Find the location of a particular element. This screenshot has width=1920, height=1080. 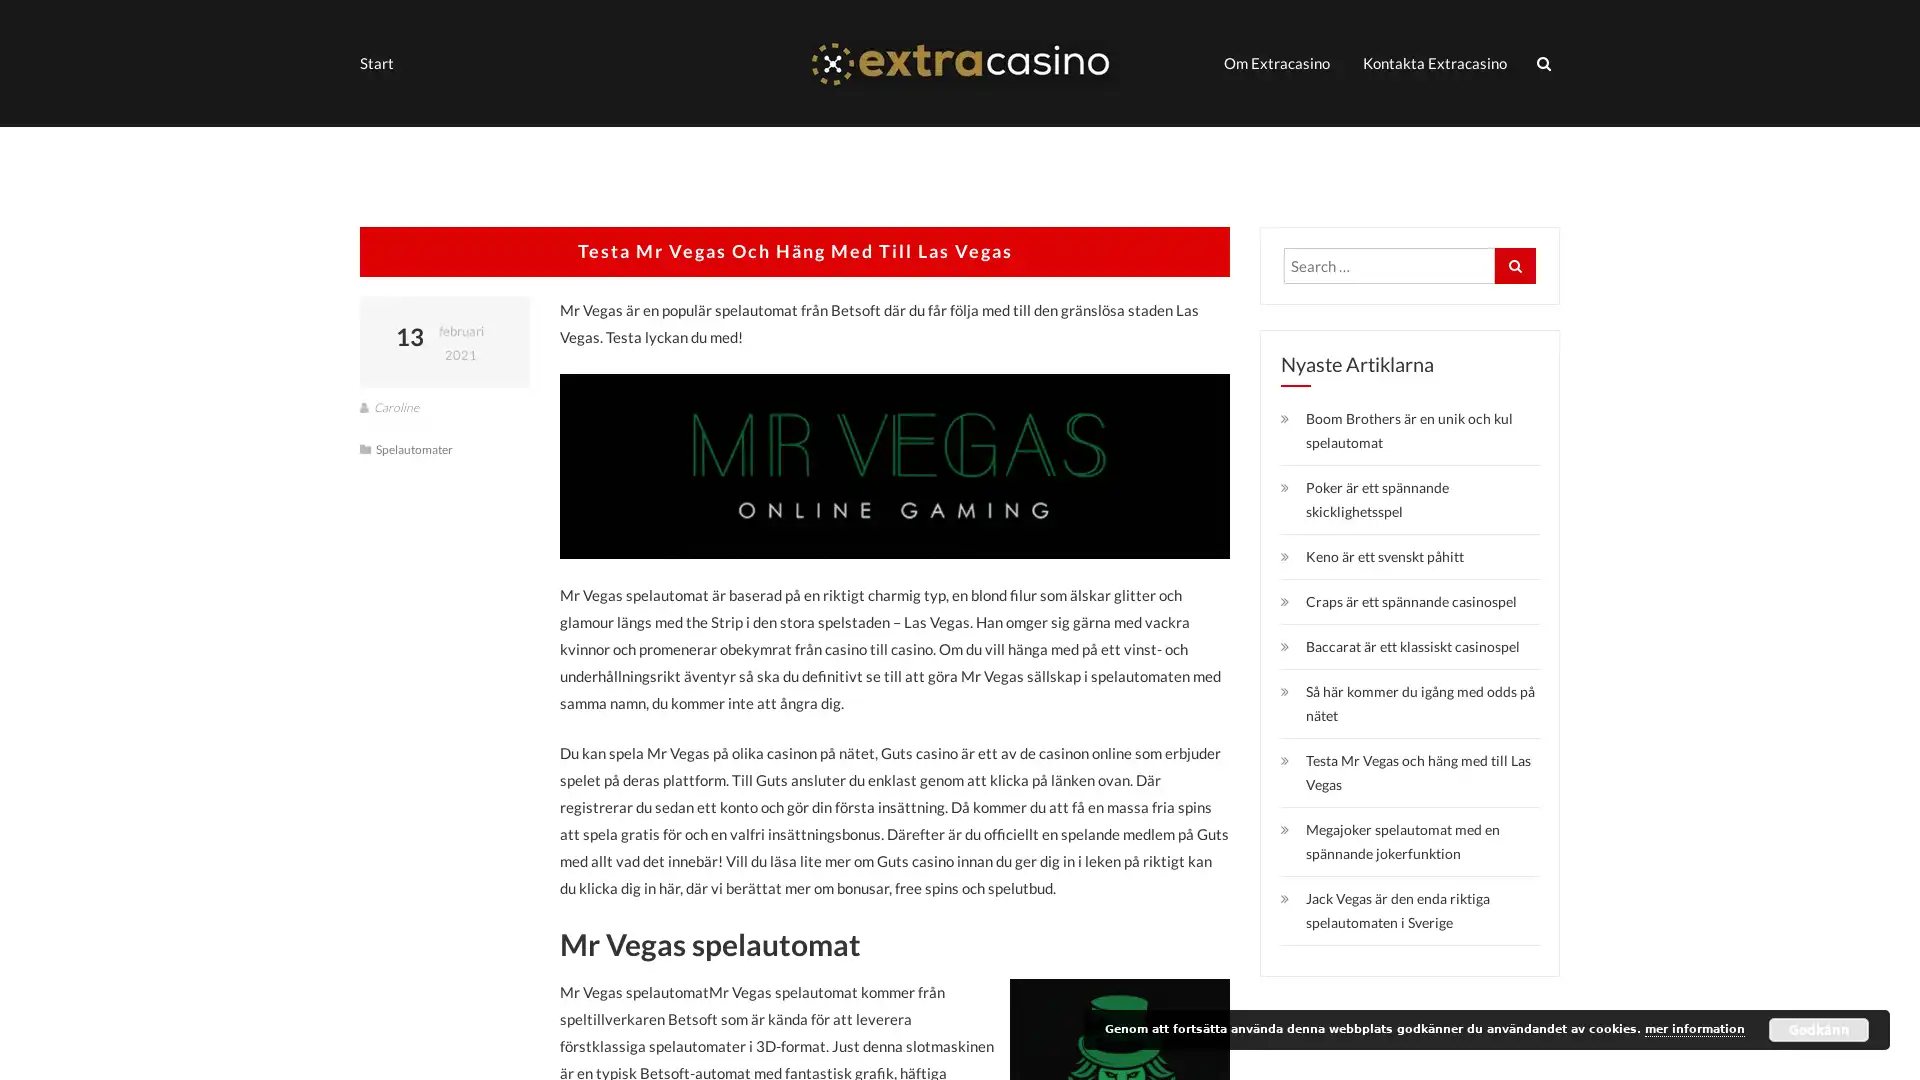

Godkann is located at coordinates (1819, 1029).